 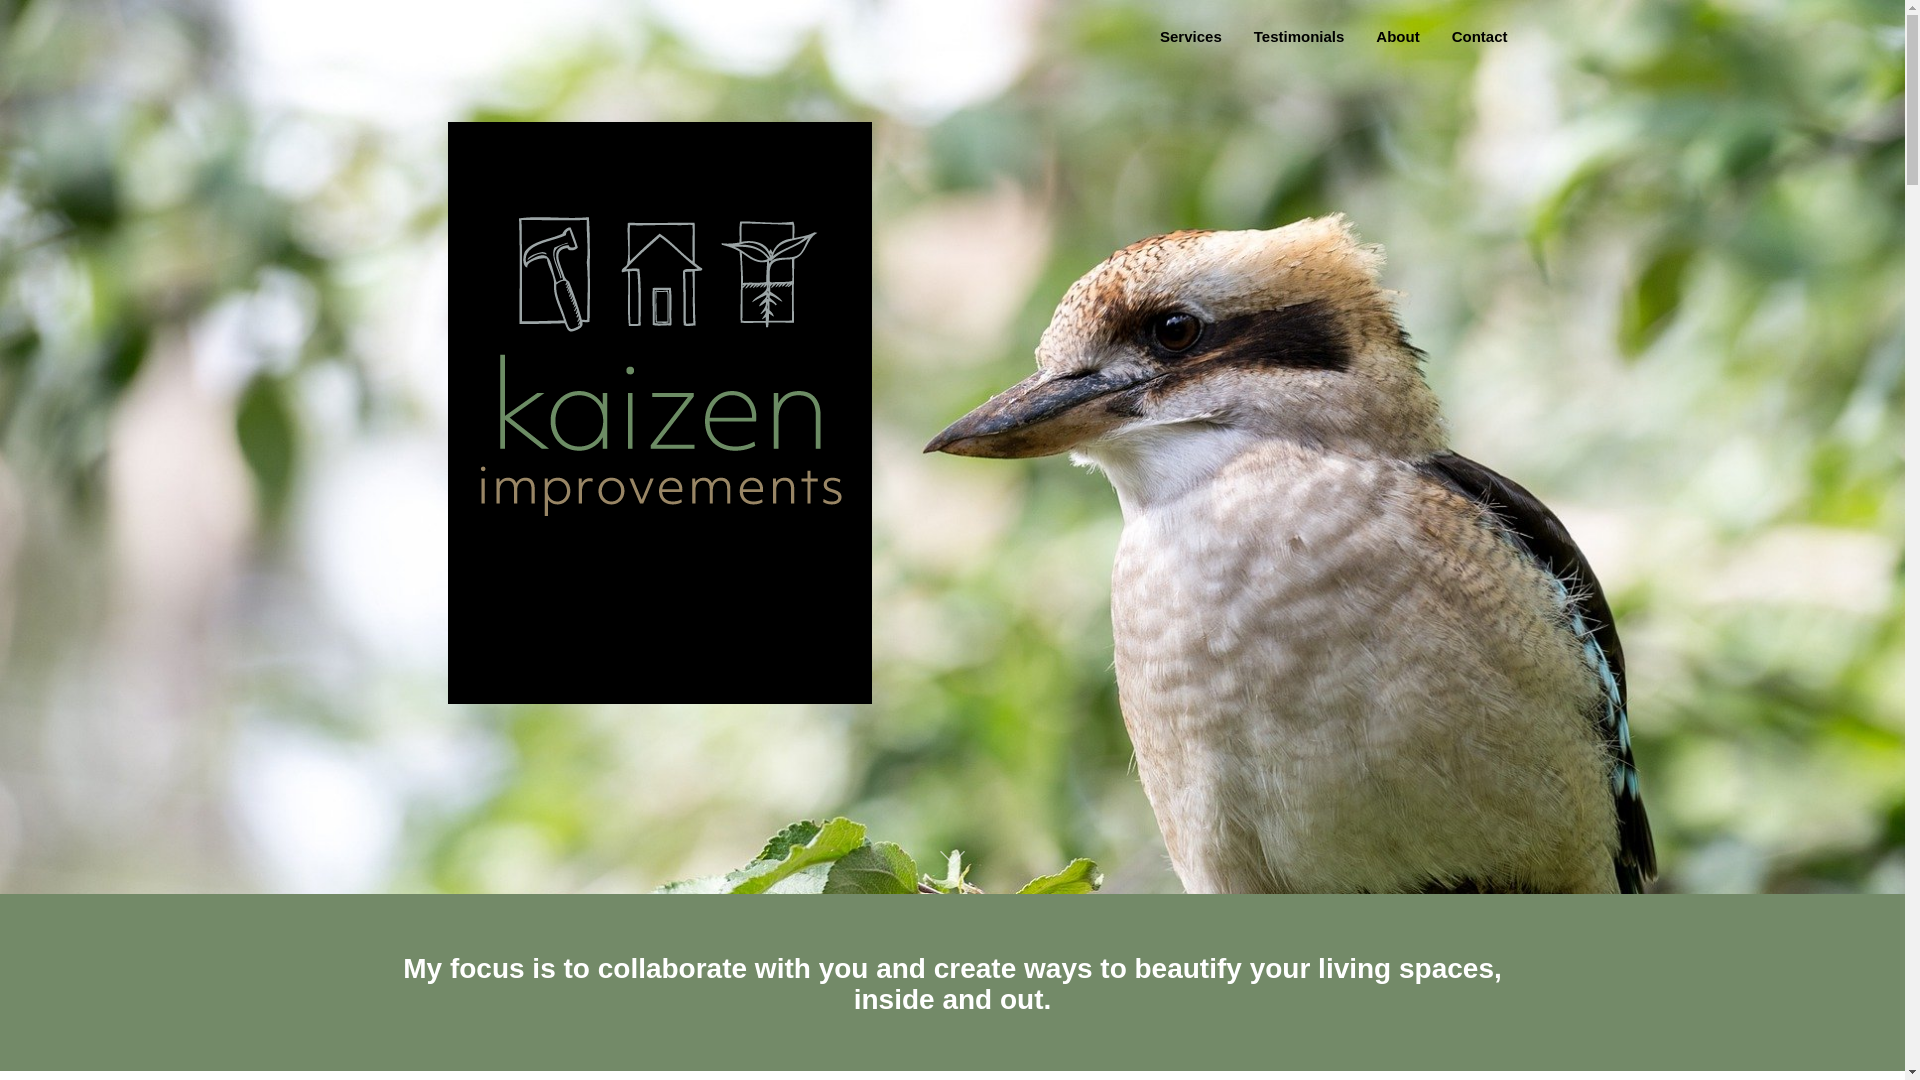 I want to click on 'Contact', so click(x=1479, y=37).